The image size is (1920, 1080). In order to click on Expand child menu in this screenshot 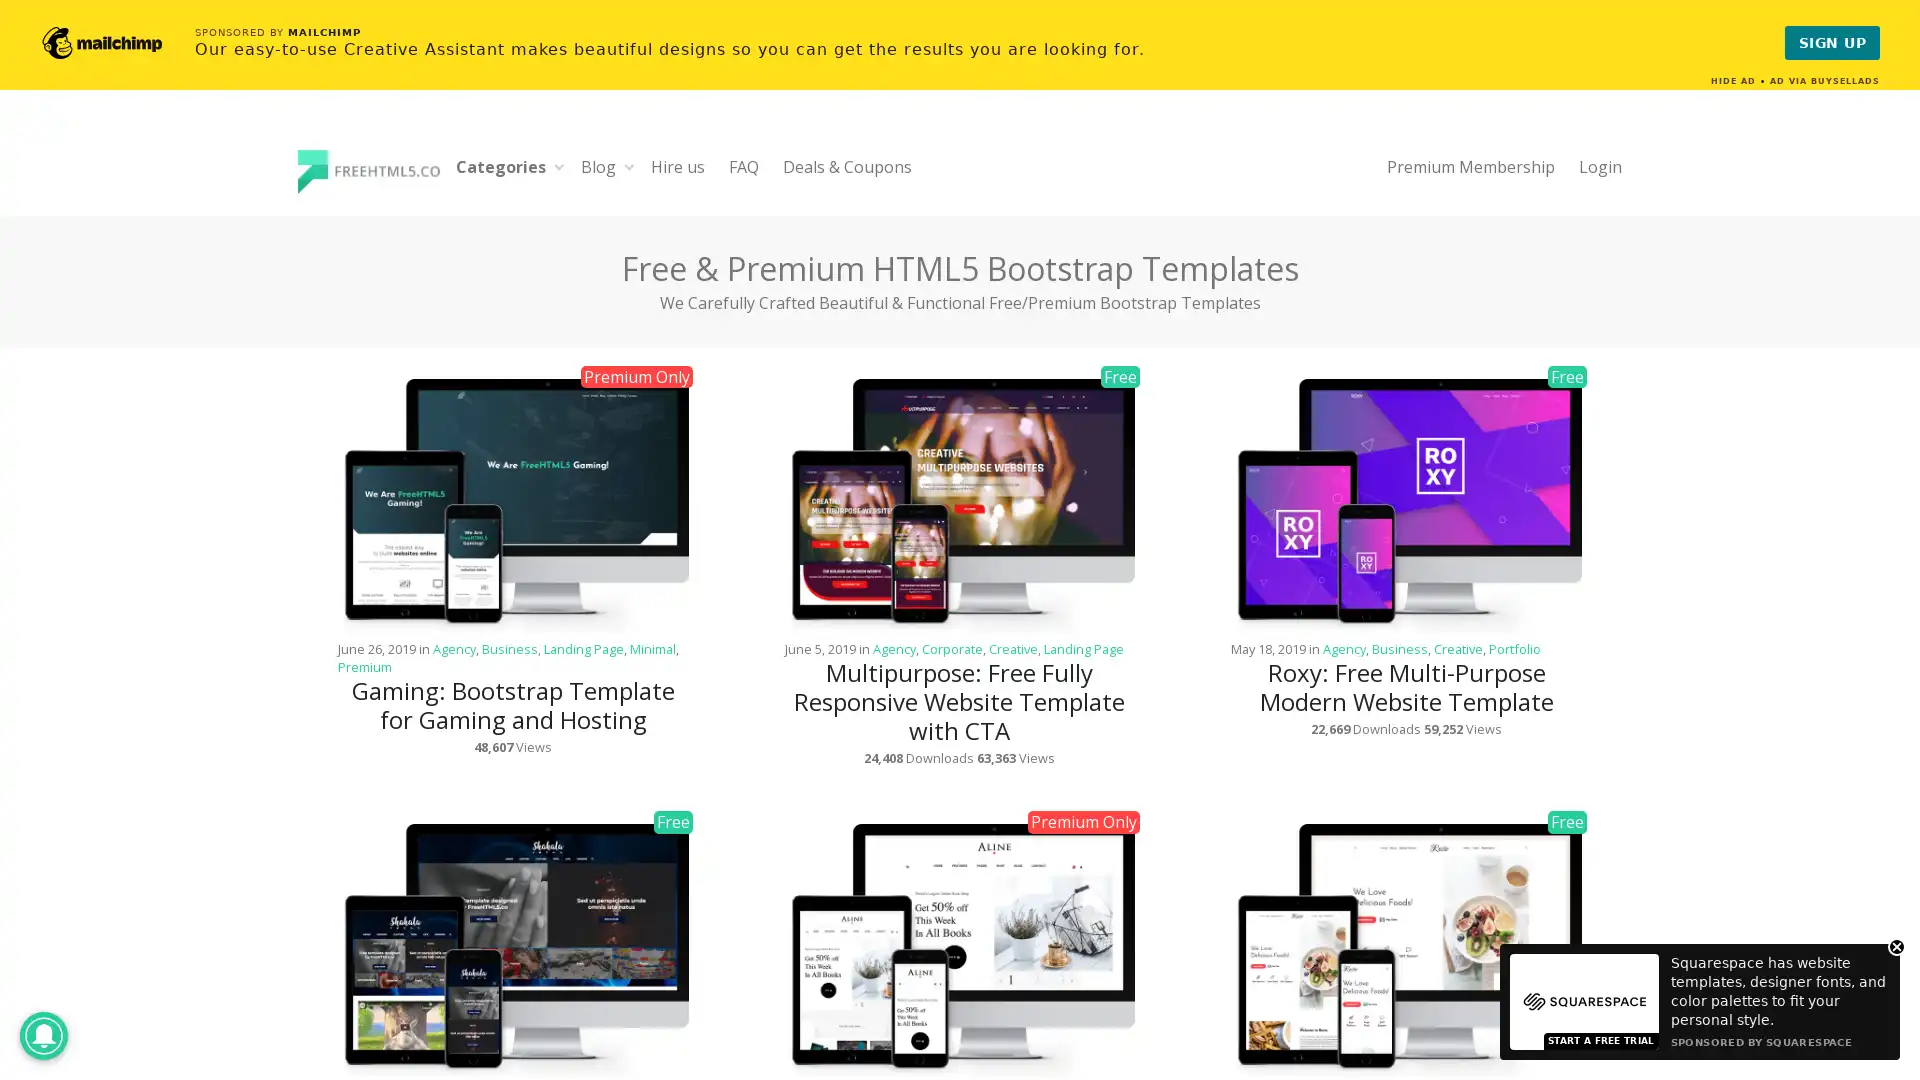, I will do `click(559, 165)`.